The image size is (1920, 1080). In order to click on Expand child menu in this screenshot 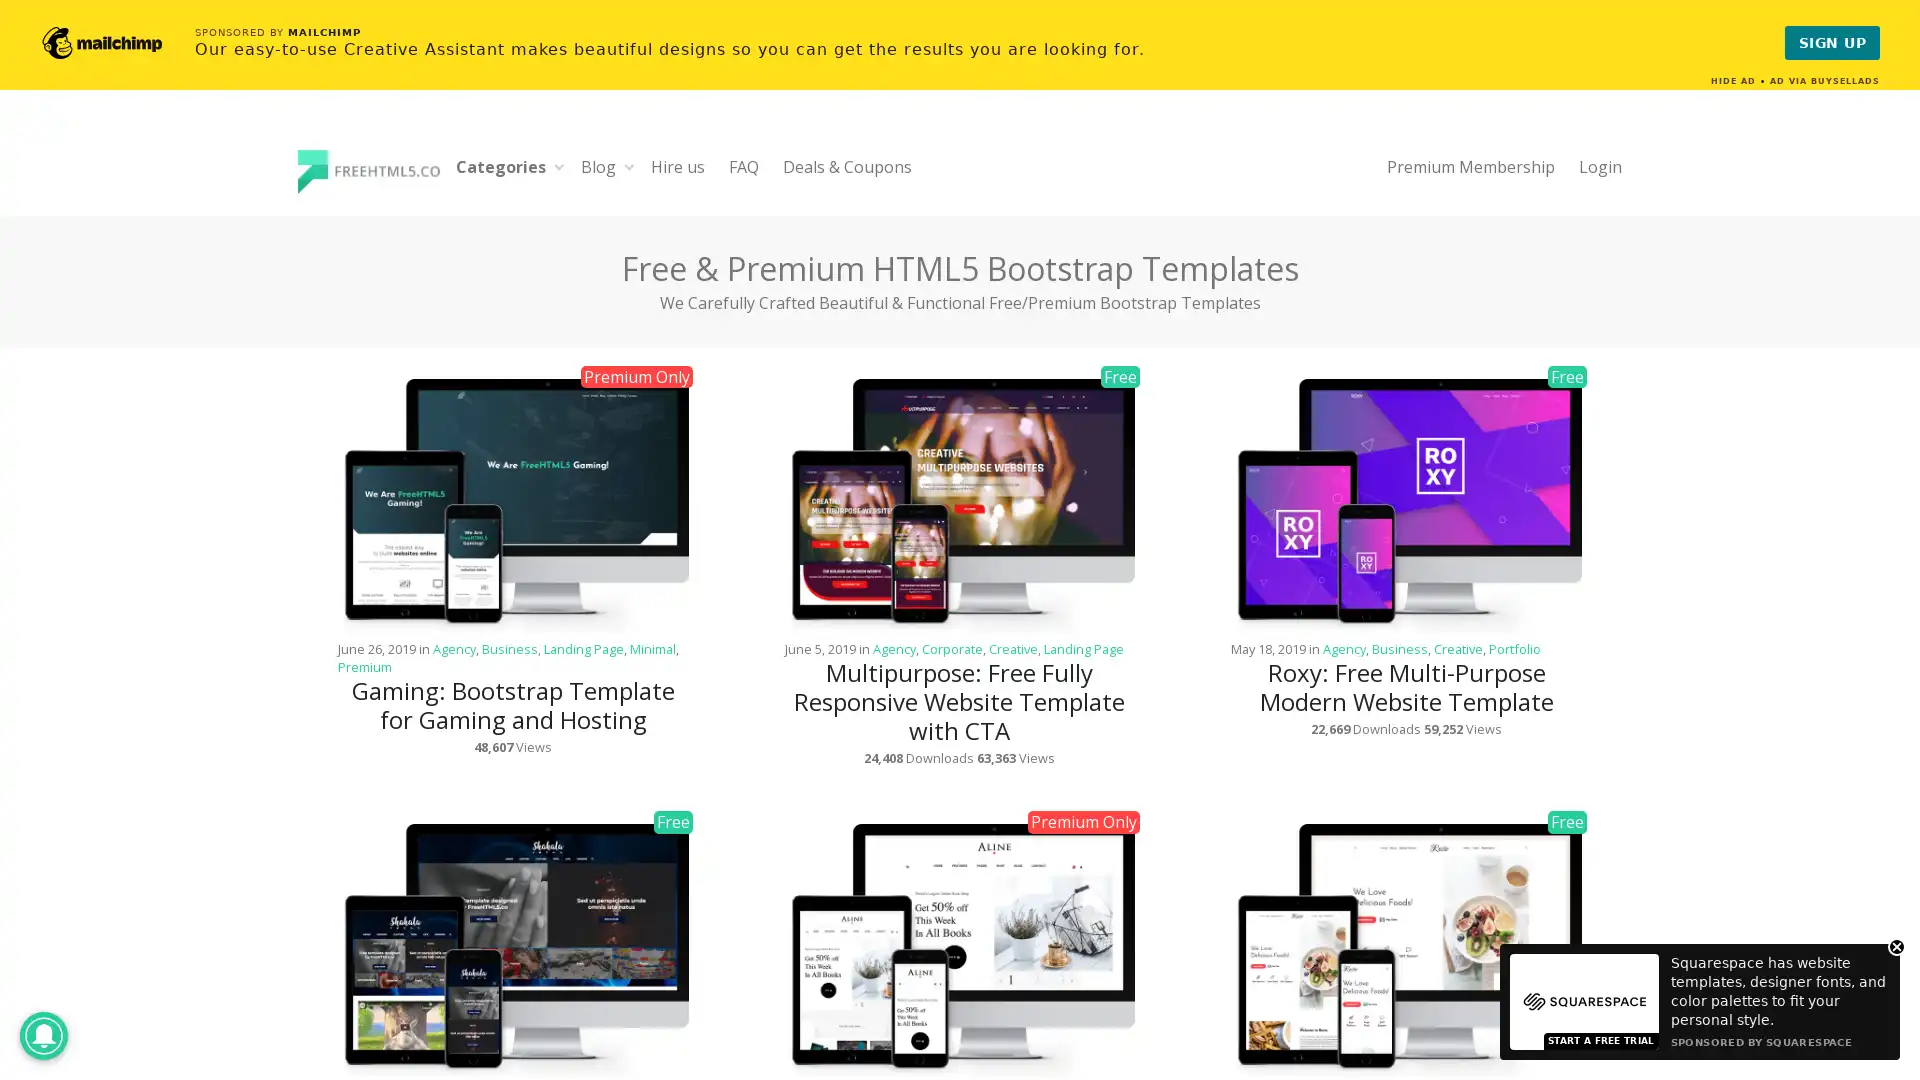, I will do `click(559, 165)`.